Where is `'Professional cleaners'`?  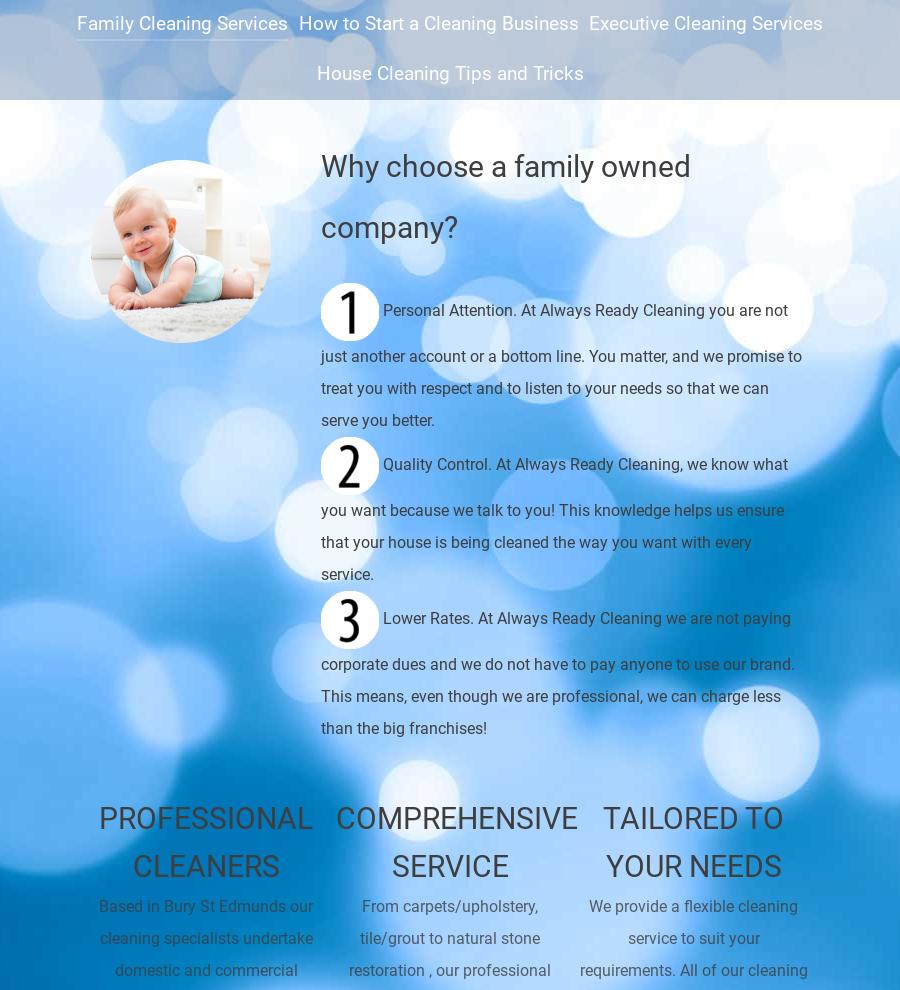 'Professional cleaners' is located at coordinates (206, 840).